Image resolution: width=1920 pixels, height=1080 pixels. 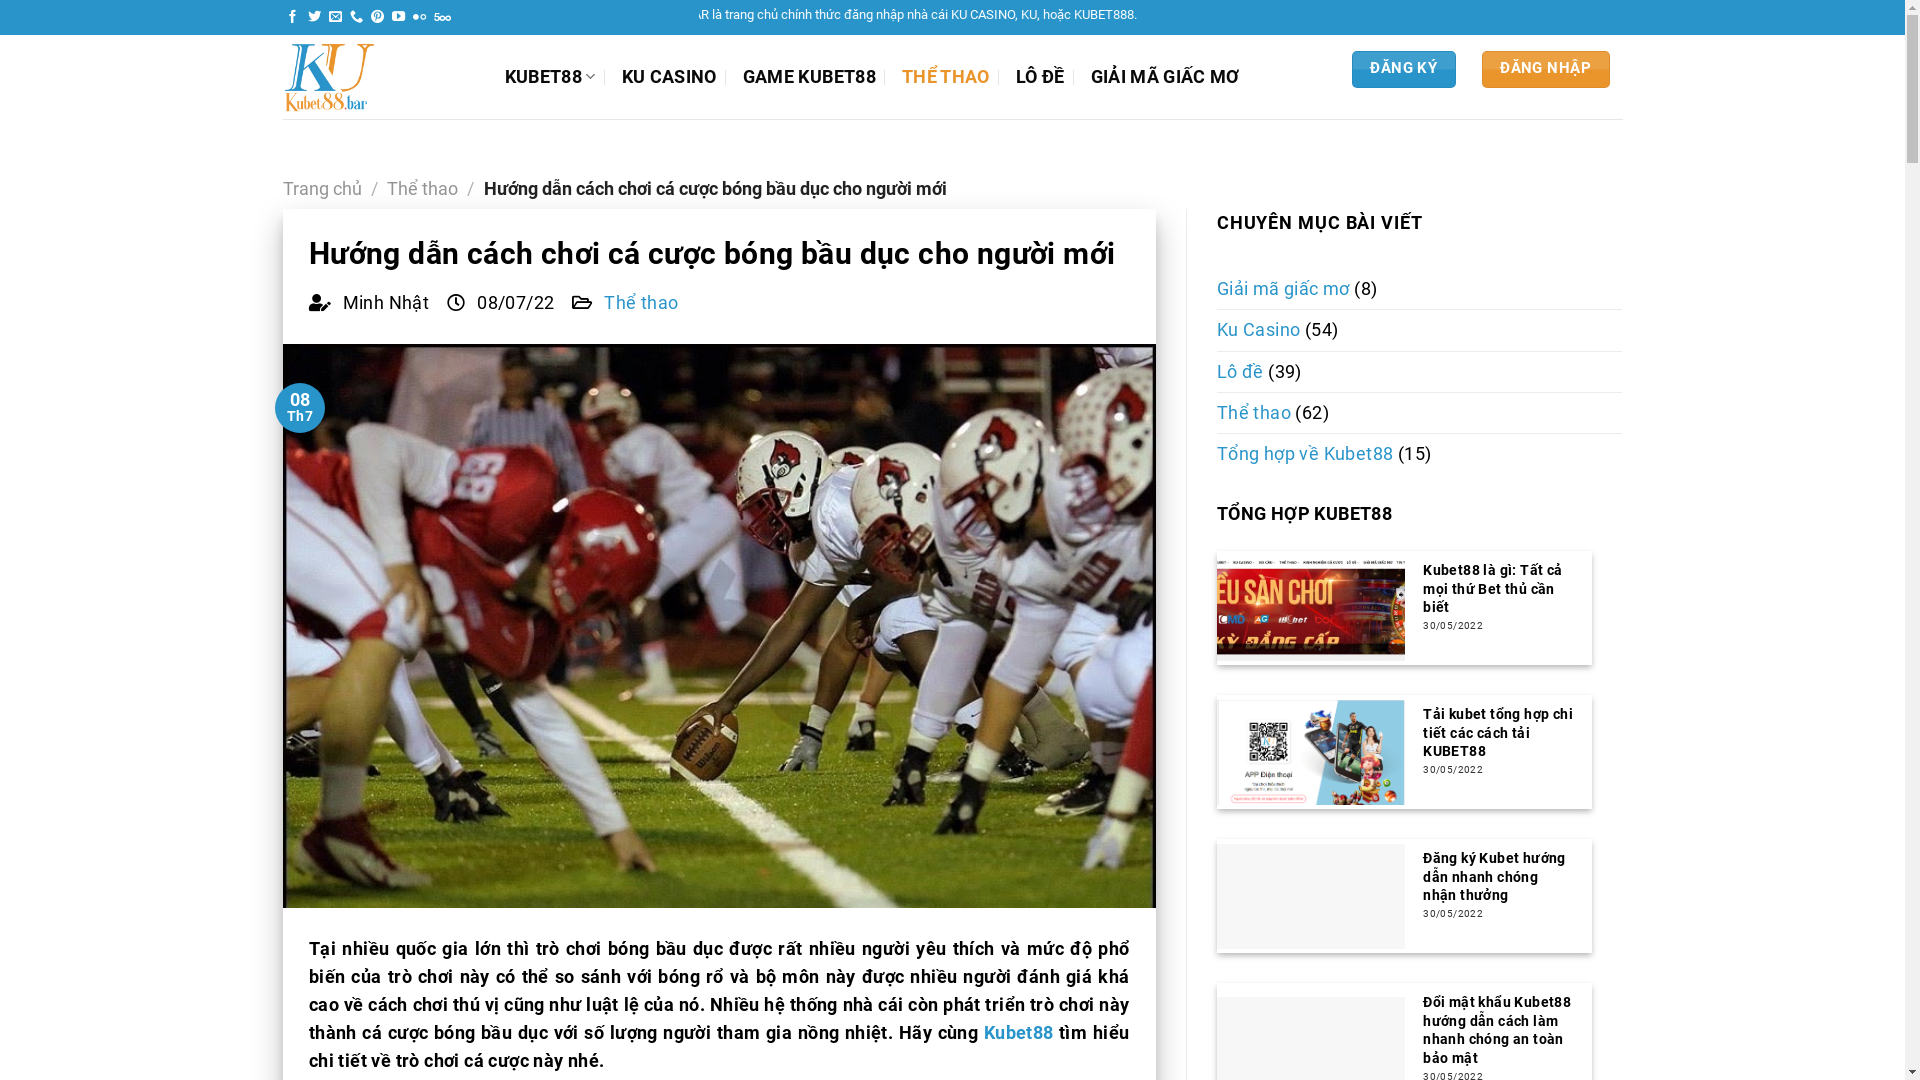 What do you see at coordinates (398, 17) in the screenshot?
I see `'Follow on YouTube'` at bounding box center [398, 17].